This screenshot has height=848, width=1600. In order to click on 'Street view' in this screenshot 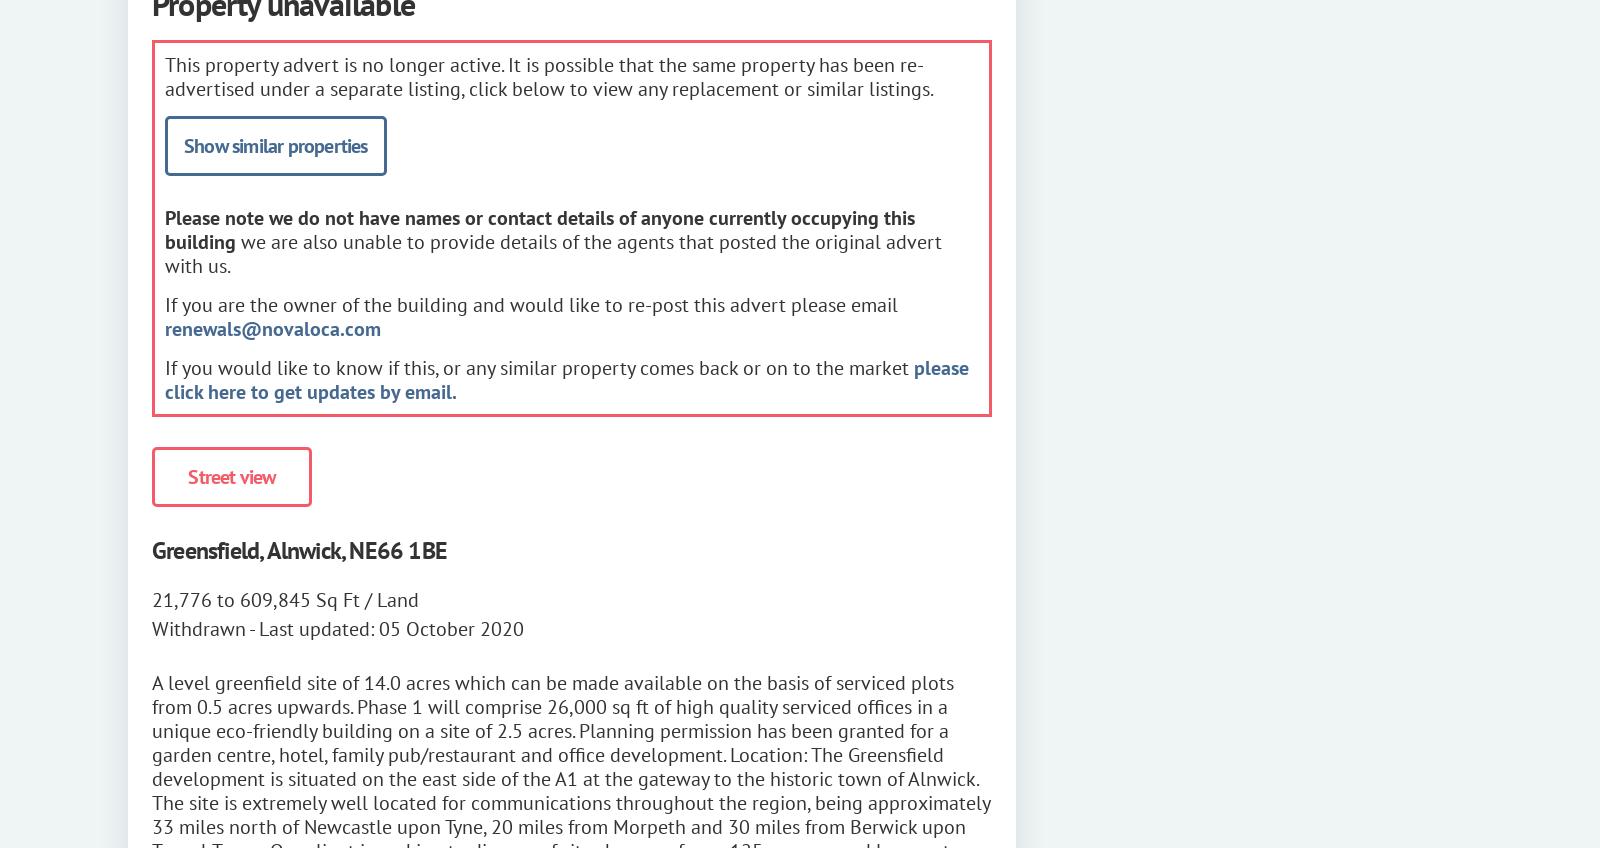, I will do `click(187, 474)`.